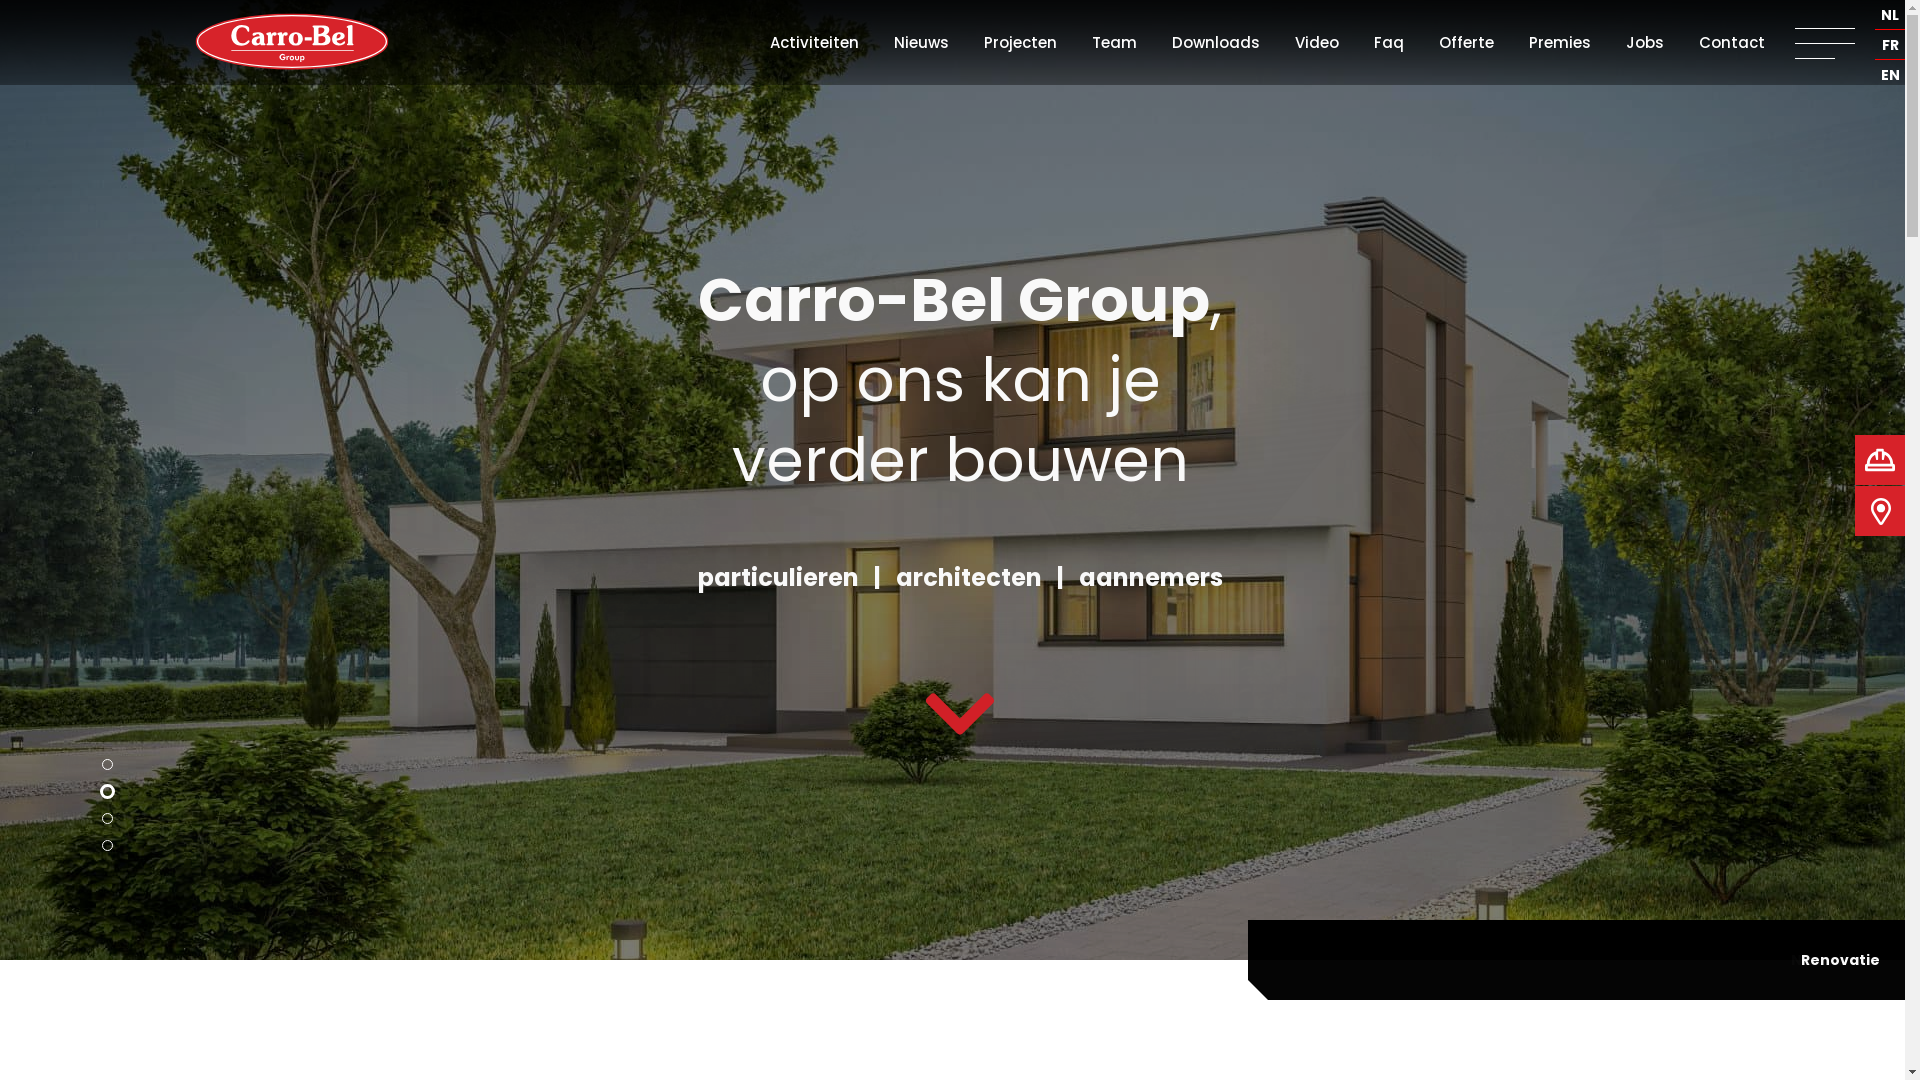 This screenshot has width=1920, height=1080. What do you see at coordinates (106, 845) in the screenshot?
I see `'4'` at bounding box center [106, 845].